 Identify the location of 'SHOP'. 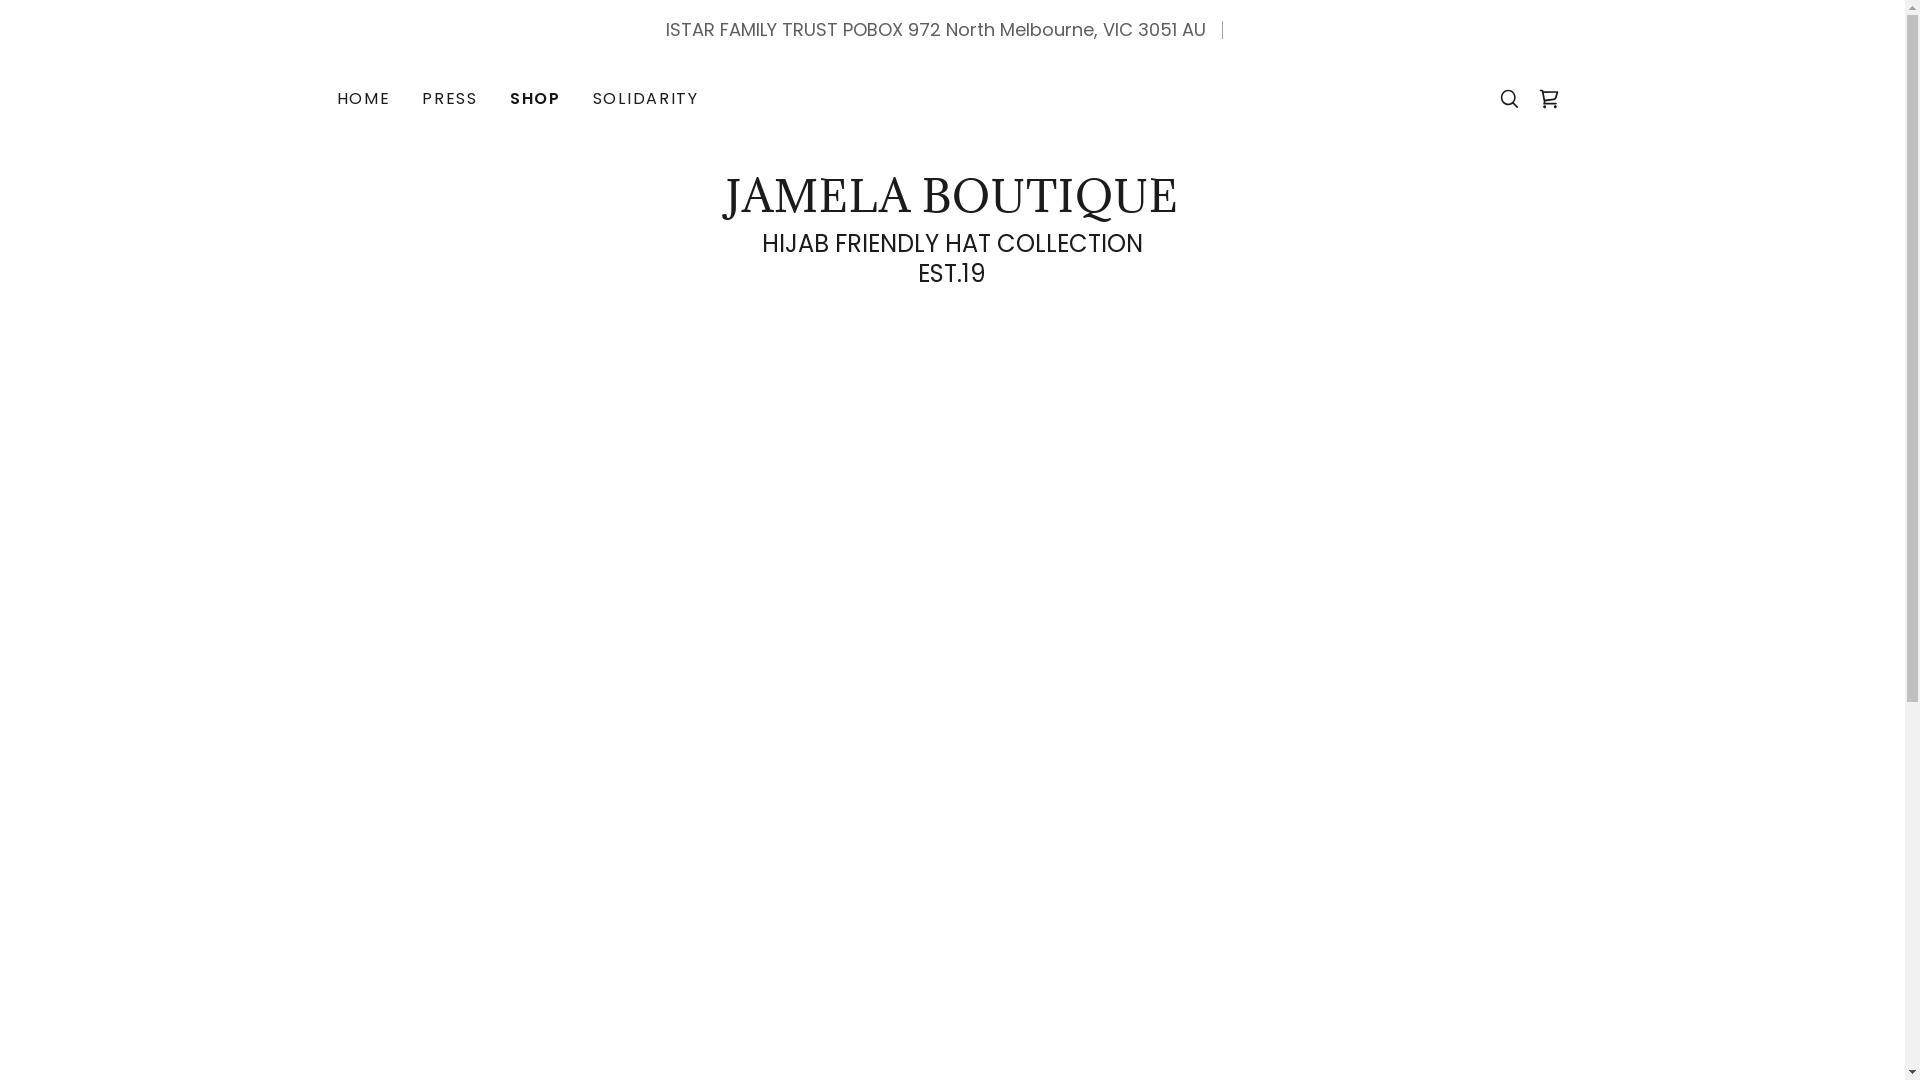
(535, 99).